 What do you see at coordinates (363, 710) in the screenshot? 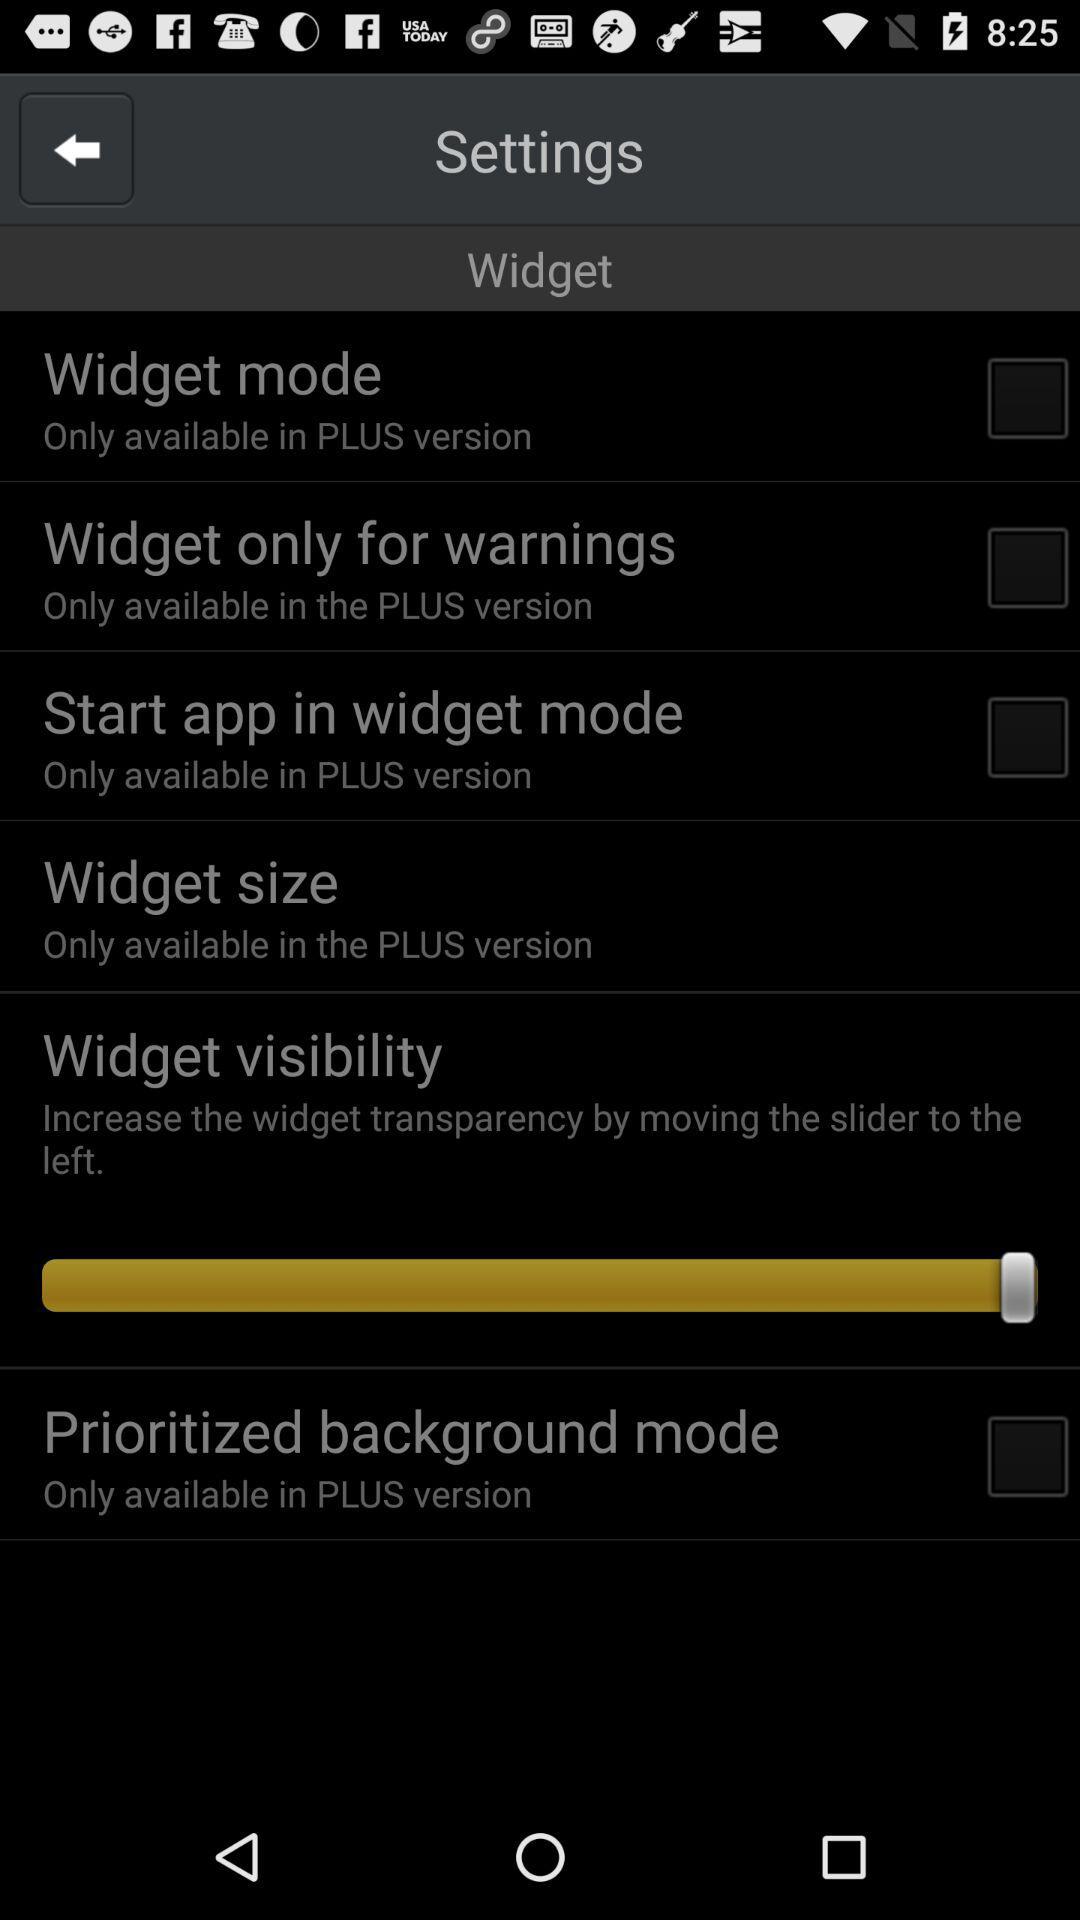
I see `start app in` at bounding box center [363, 710].